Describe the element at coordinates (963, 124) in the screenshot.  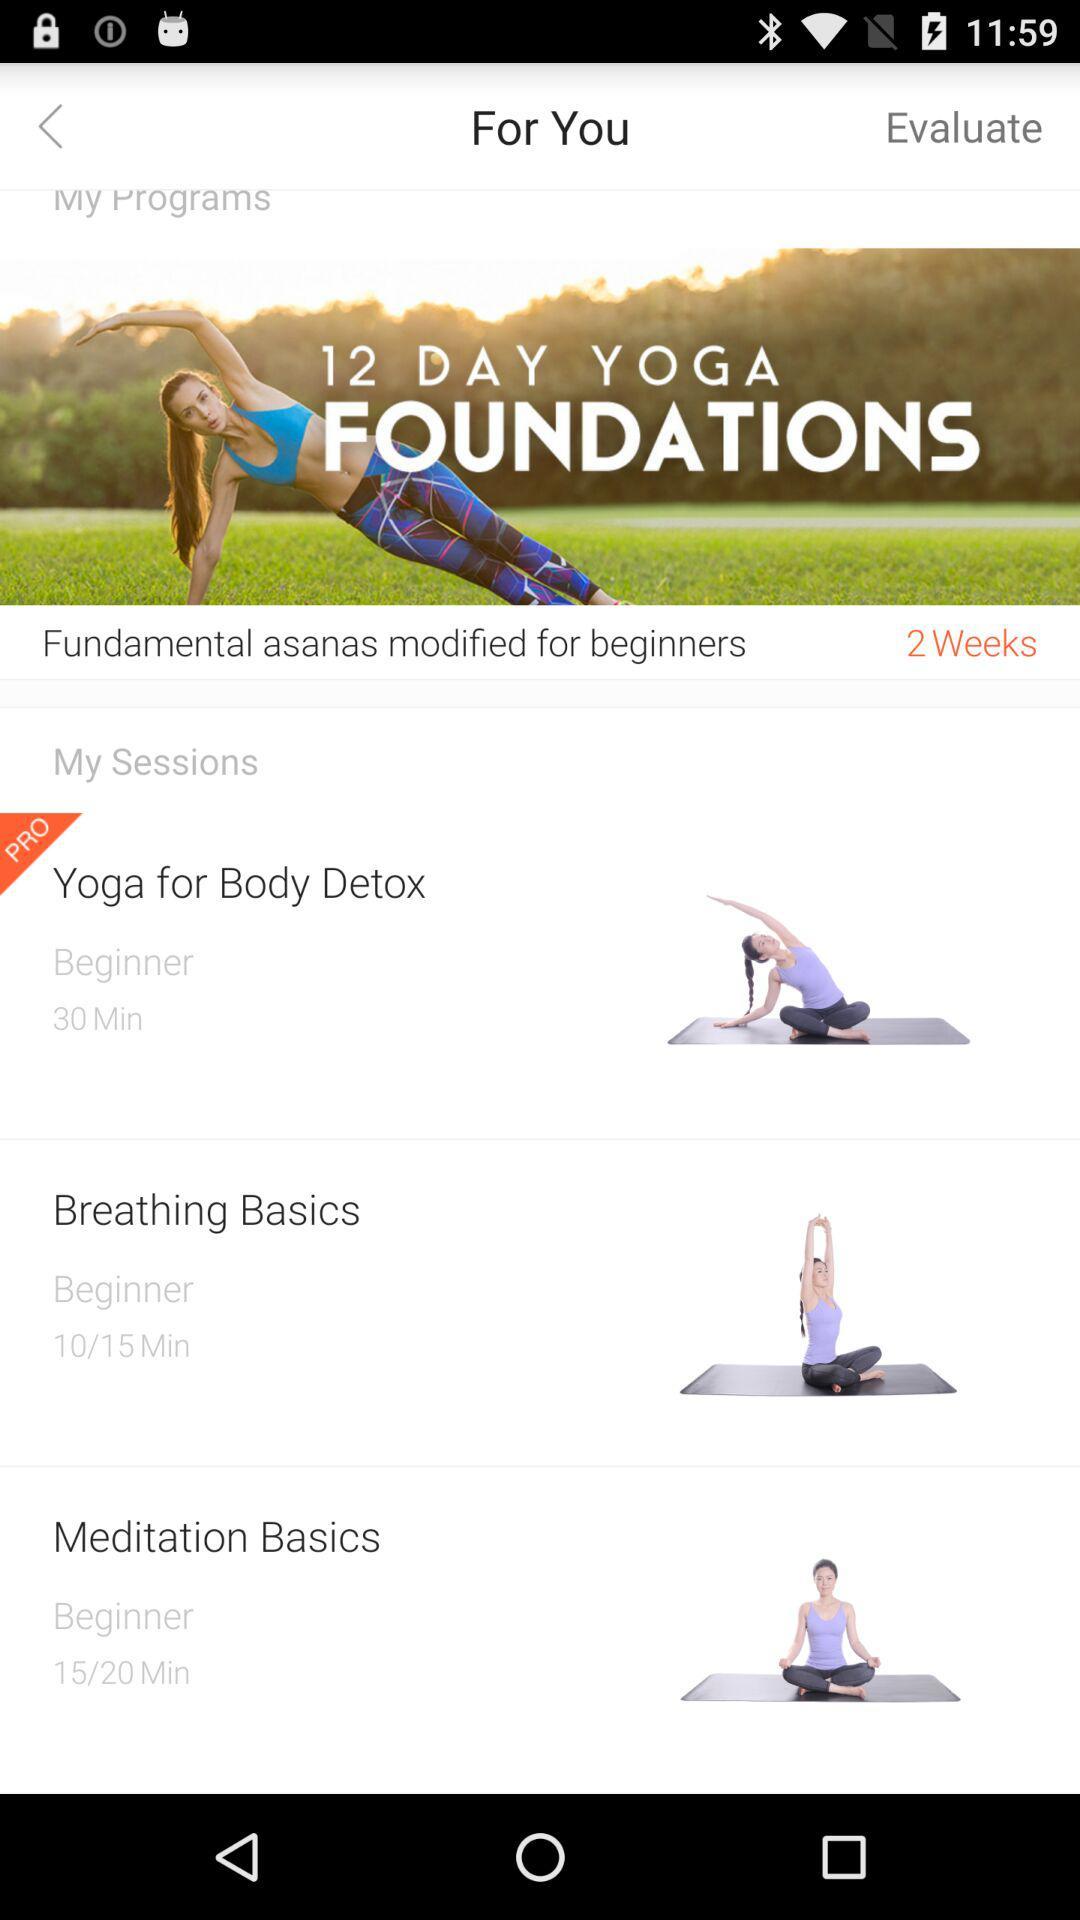
I see `evaluate icon` at that location.